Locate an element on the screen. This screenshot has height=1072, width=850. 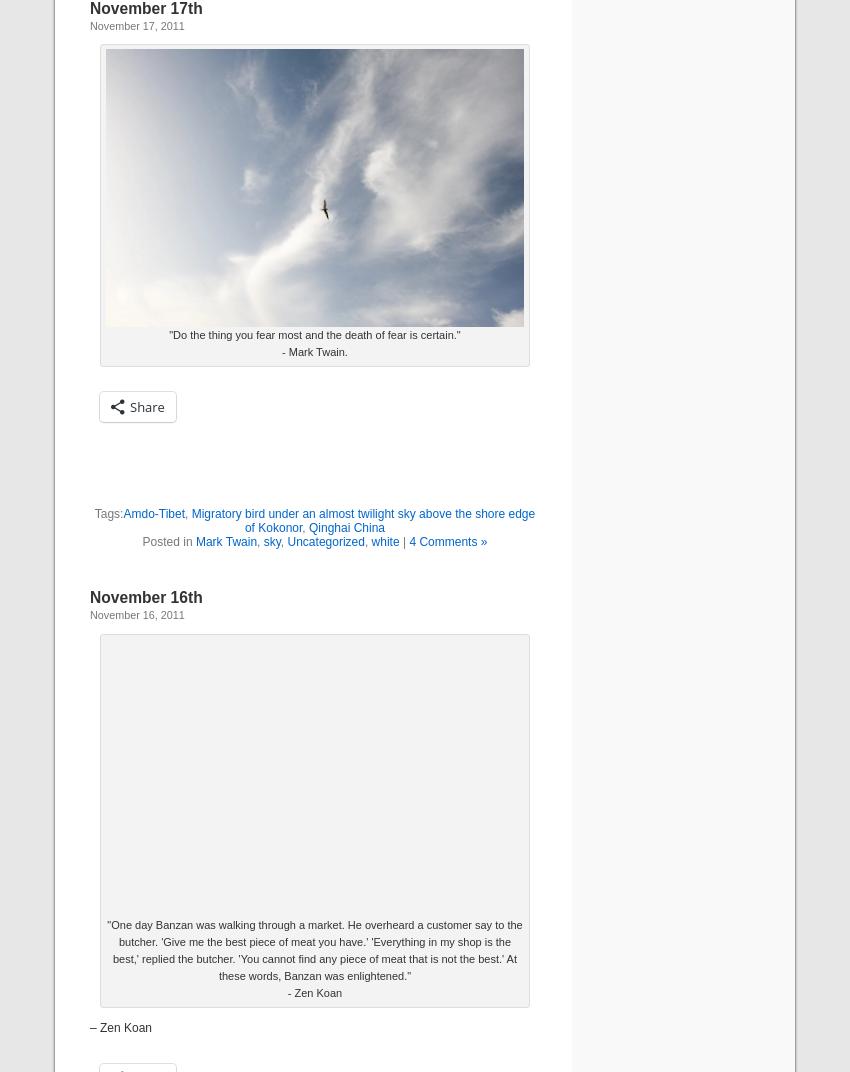
'– Zen Koan' is located at coordinates (120, 1028).